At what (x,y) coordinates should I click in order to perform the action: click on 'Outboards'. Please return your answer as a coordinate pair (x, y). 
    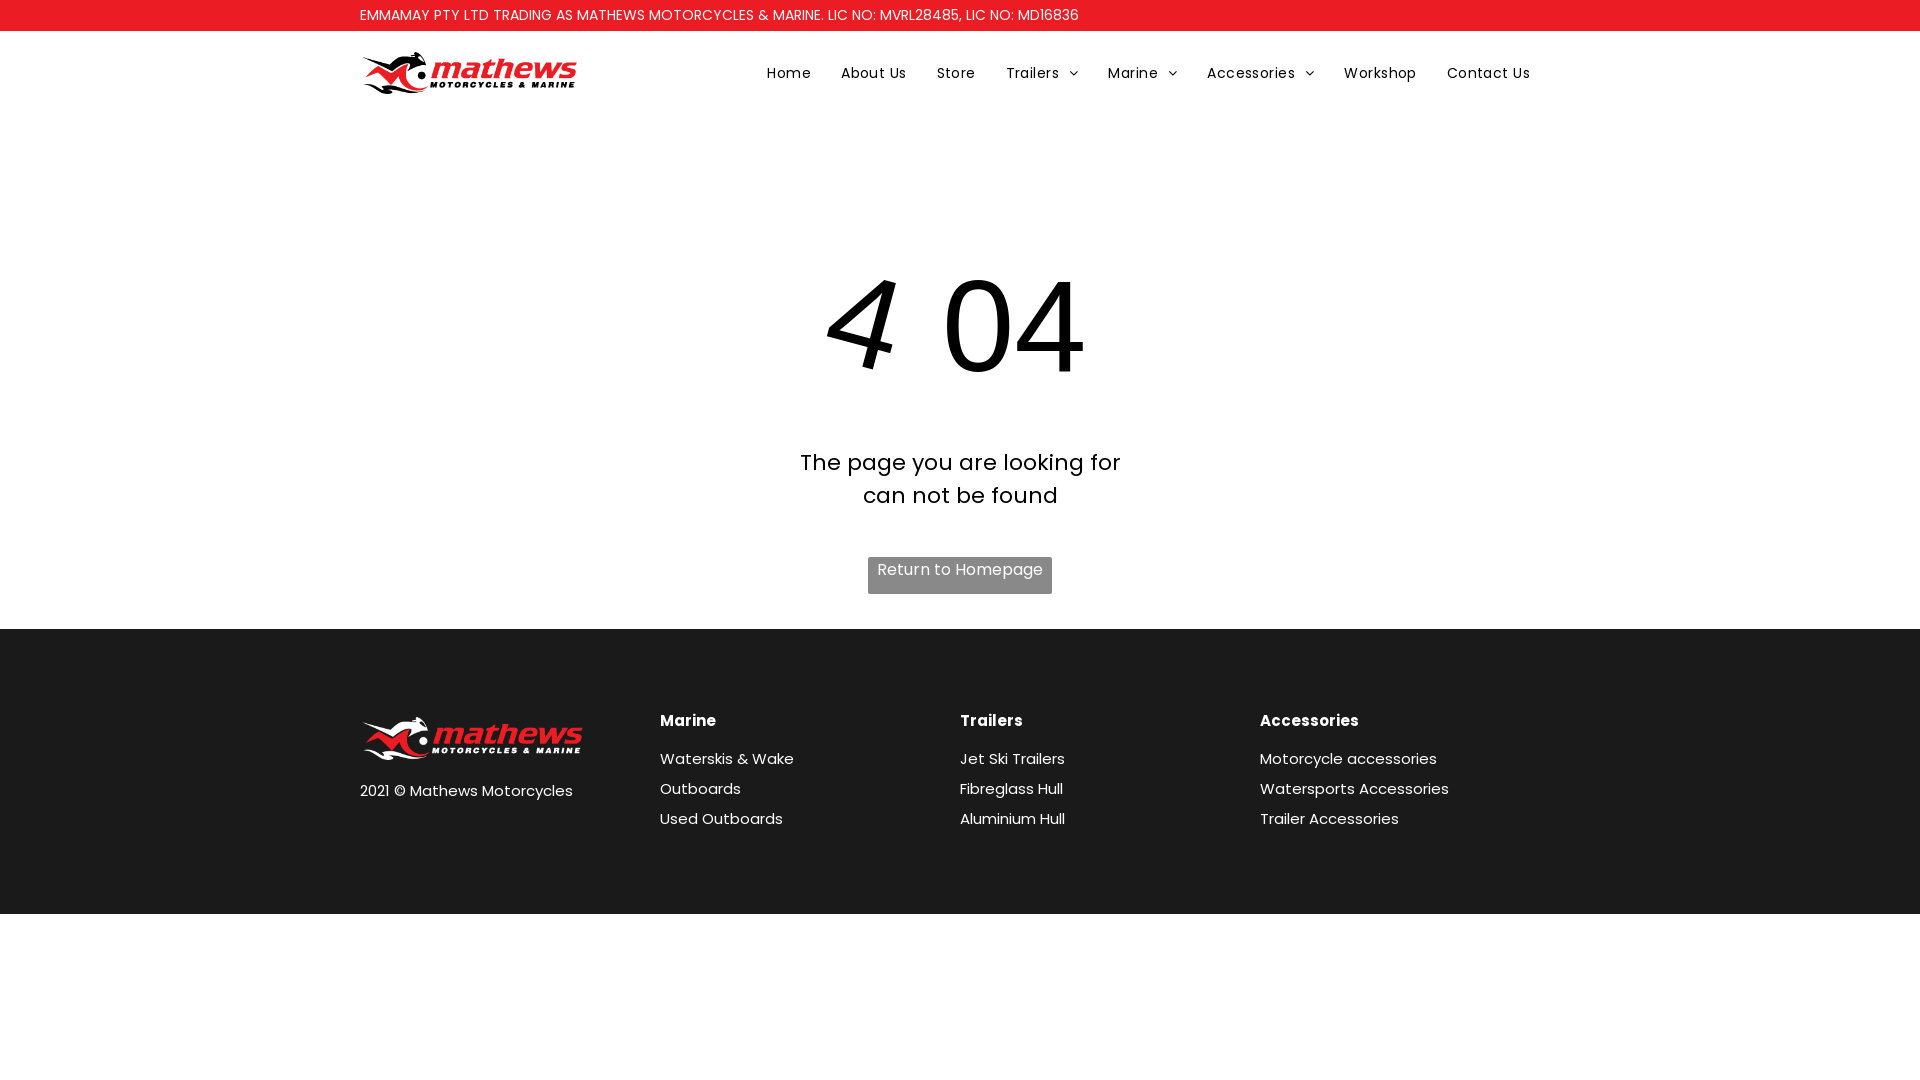
    Looking at the image, I should click on (700, 787).